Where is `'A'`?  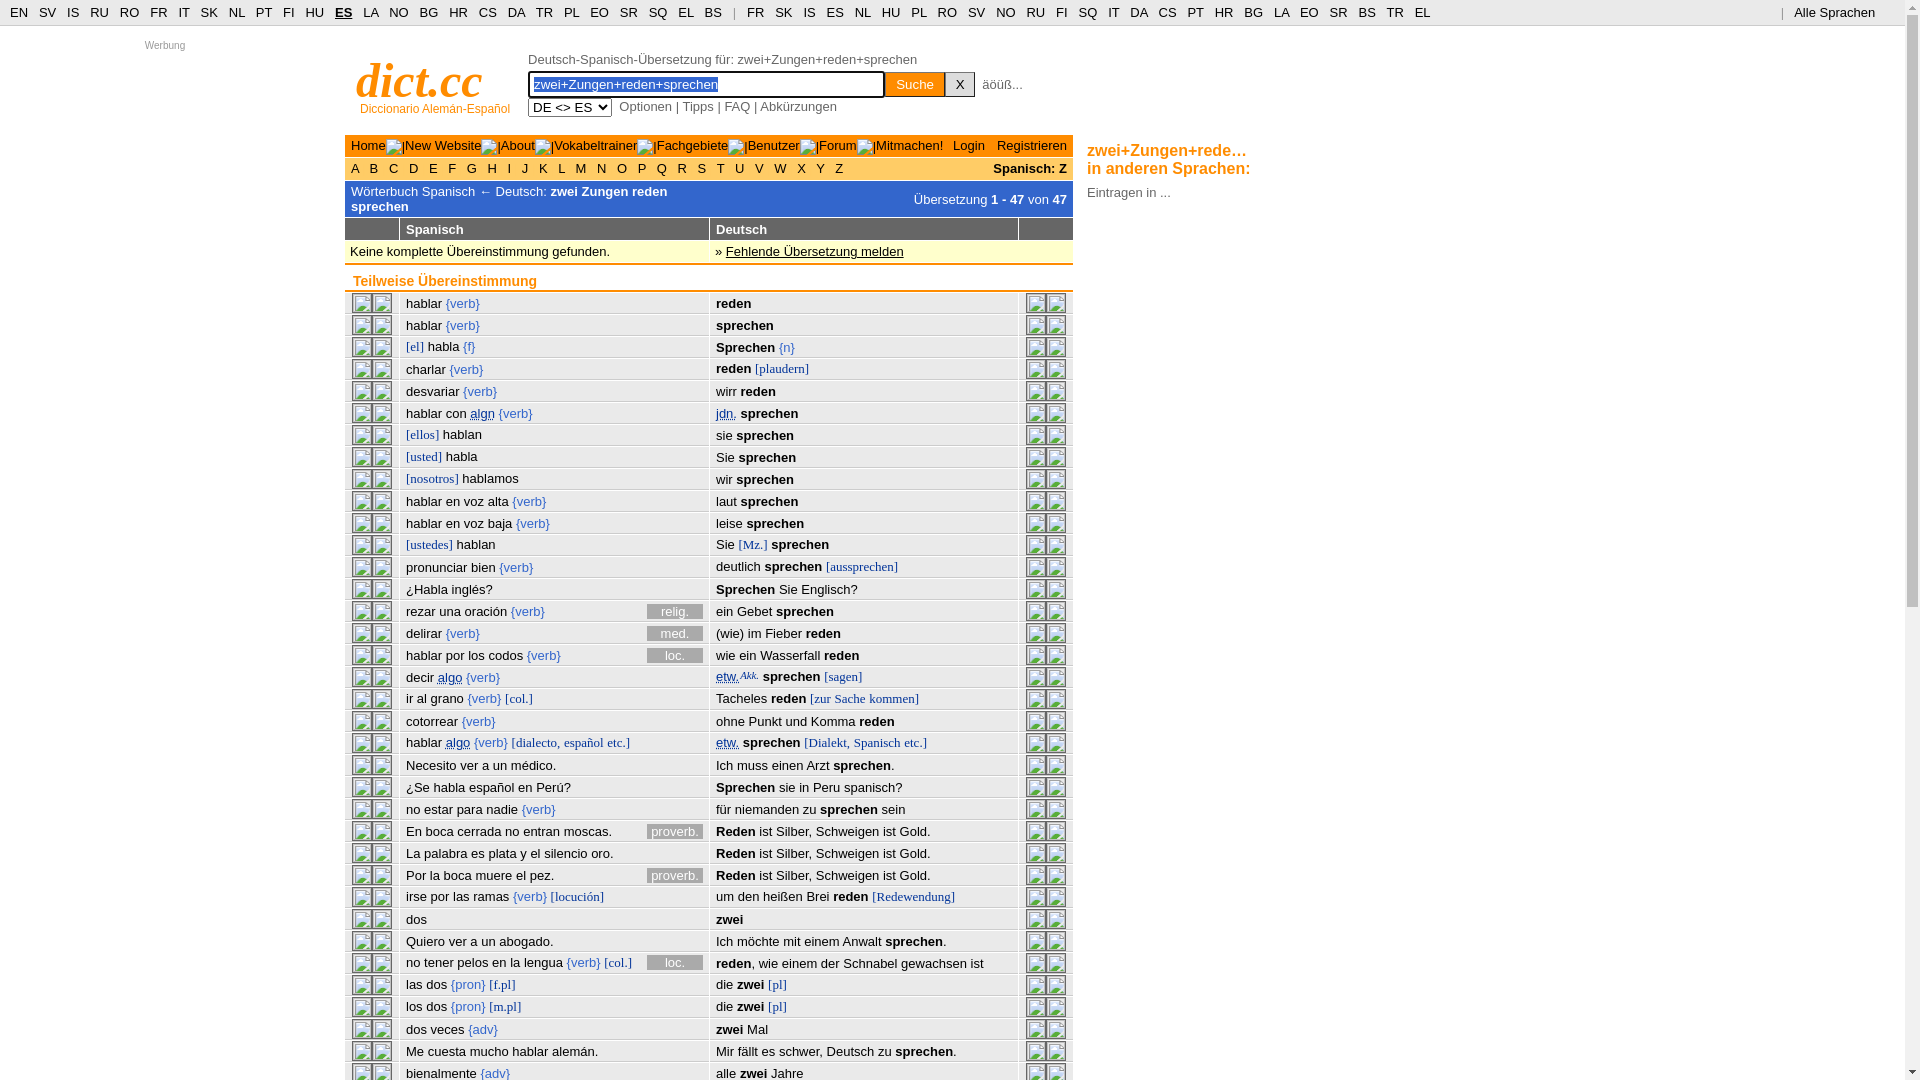 'A' is located at coordinates (350, 167).